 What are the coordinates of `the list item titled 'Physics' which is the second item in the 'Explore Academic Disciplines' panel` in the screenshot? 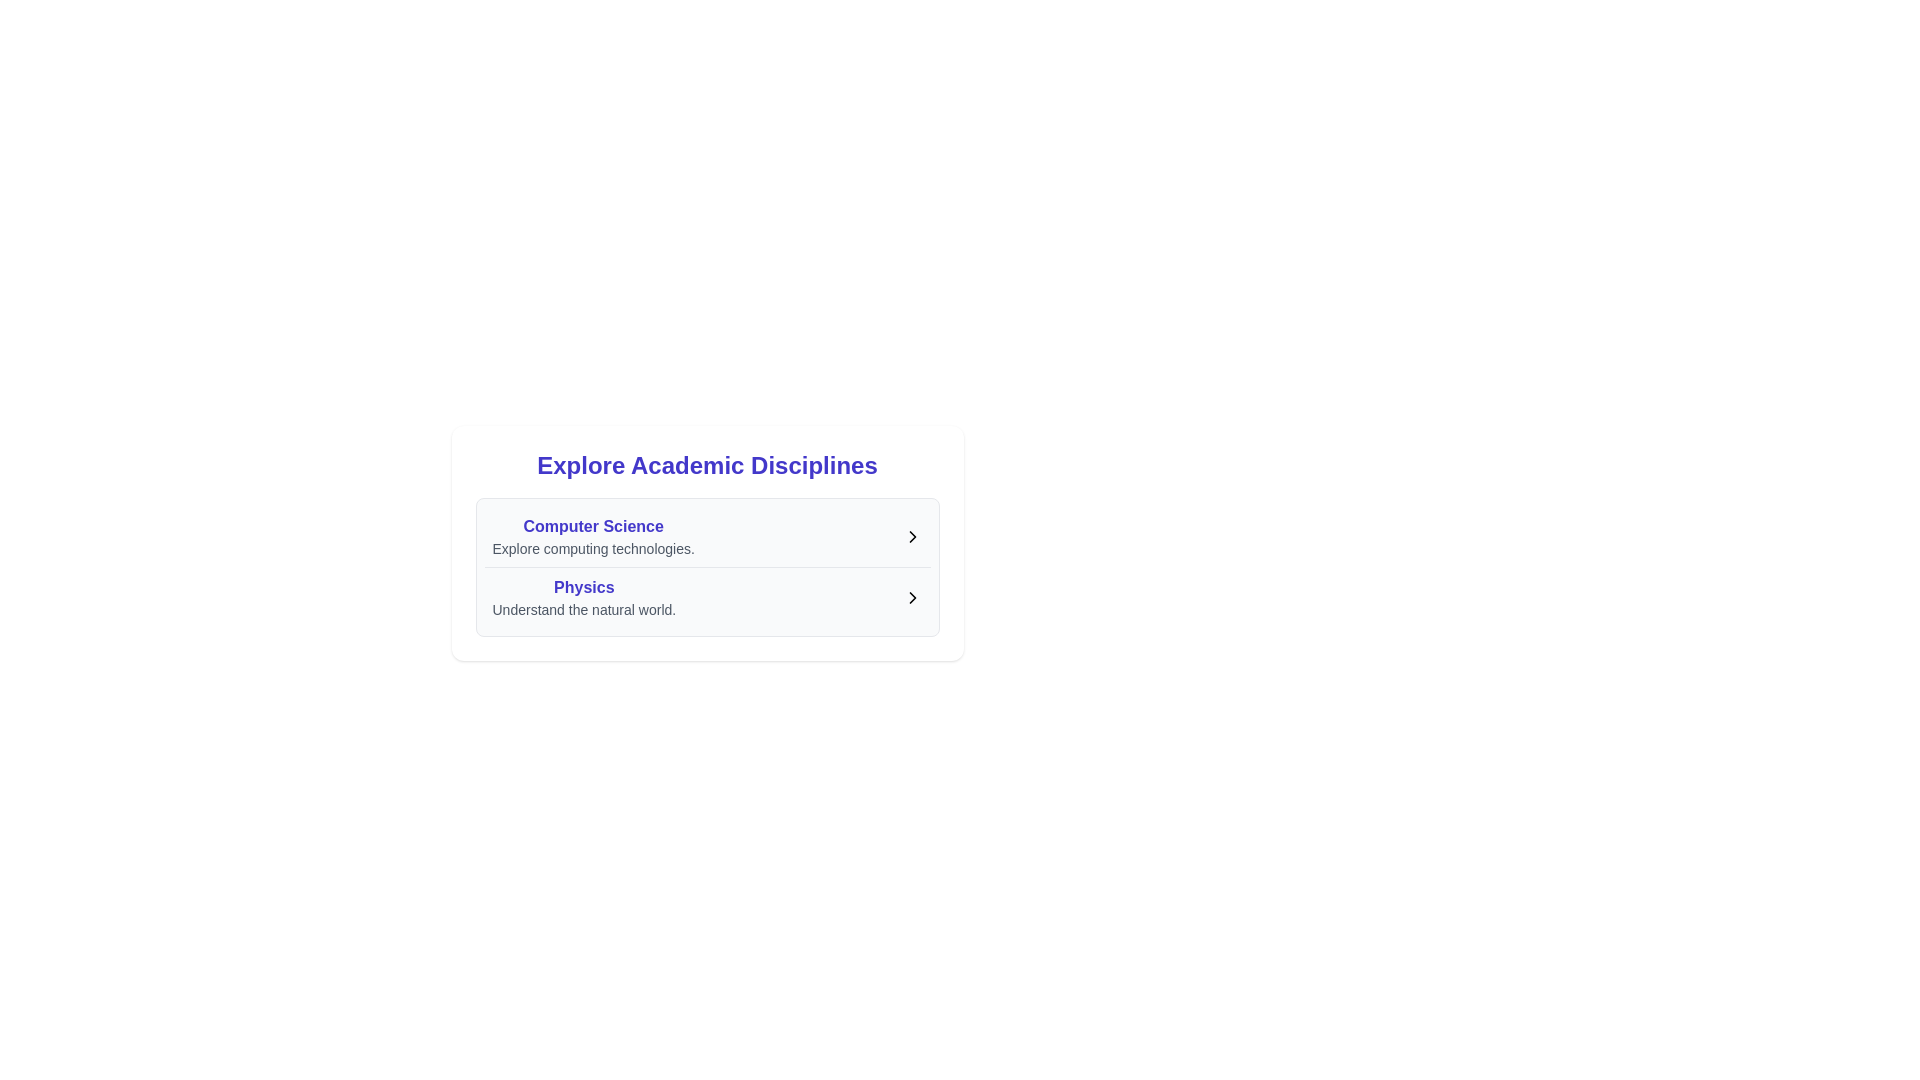 It's located at (707, 596).